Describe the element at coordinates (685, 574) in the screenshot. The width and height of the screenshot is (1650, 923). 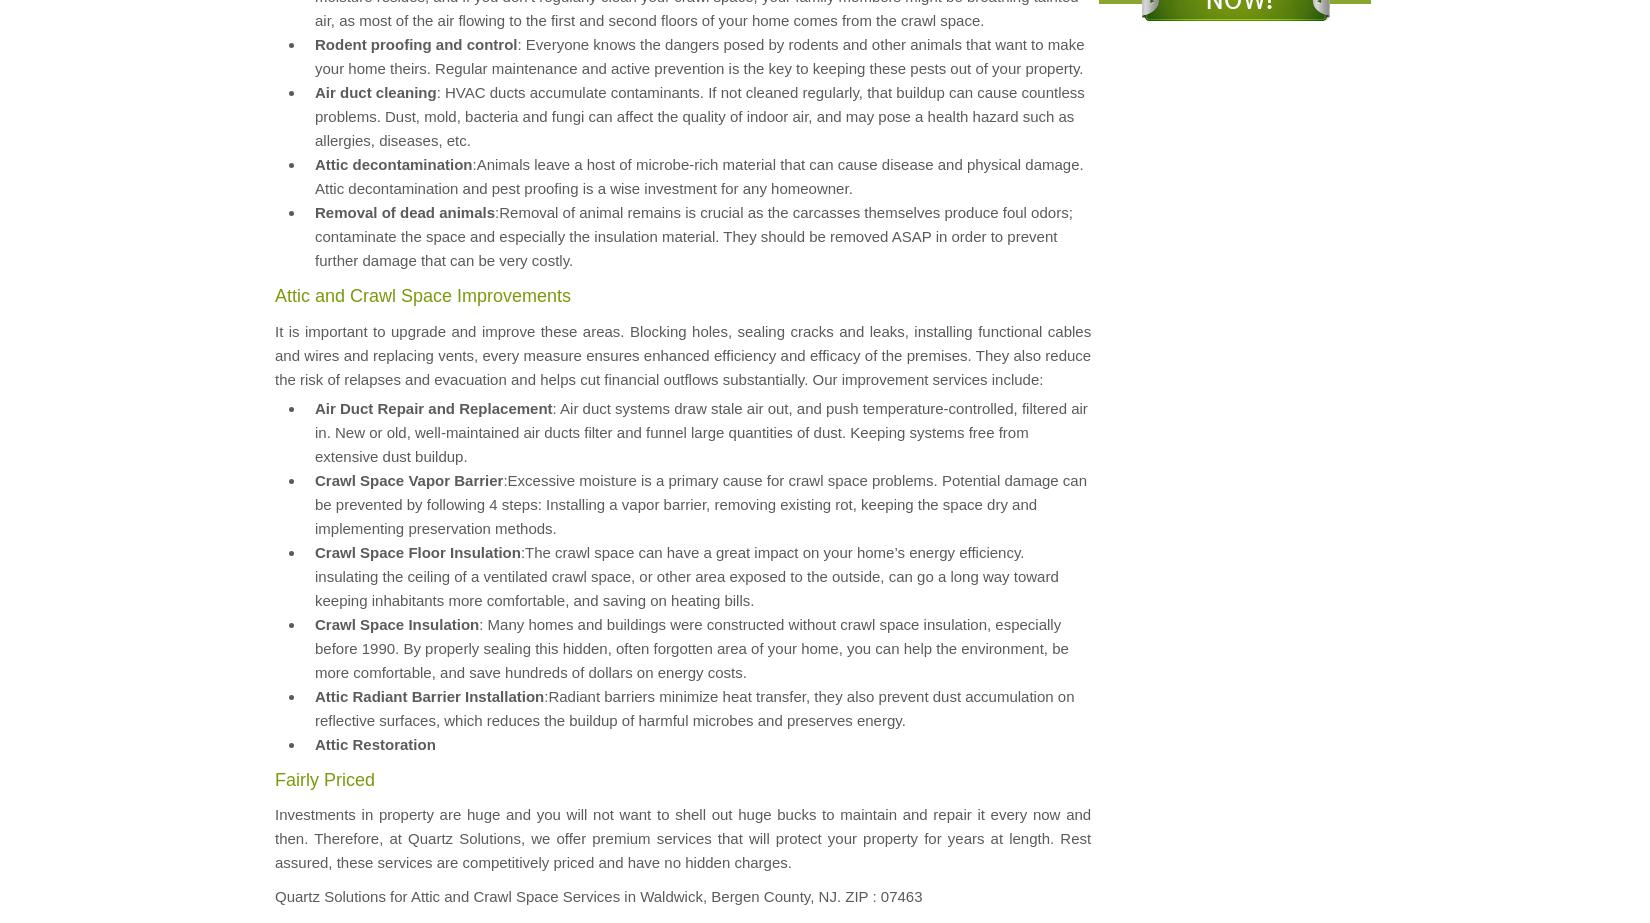
I see `':The crawl space can have a great impact on your home’s energy efficiency. insulating the ceiling of a ventilated crawl space, or other area exposed to the outside, can go a long way toward keeping inhabitants more comfortable, and saving on heating bills.'` at that location.